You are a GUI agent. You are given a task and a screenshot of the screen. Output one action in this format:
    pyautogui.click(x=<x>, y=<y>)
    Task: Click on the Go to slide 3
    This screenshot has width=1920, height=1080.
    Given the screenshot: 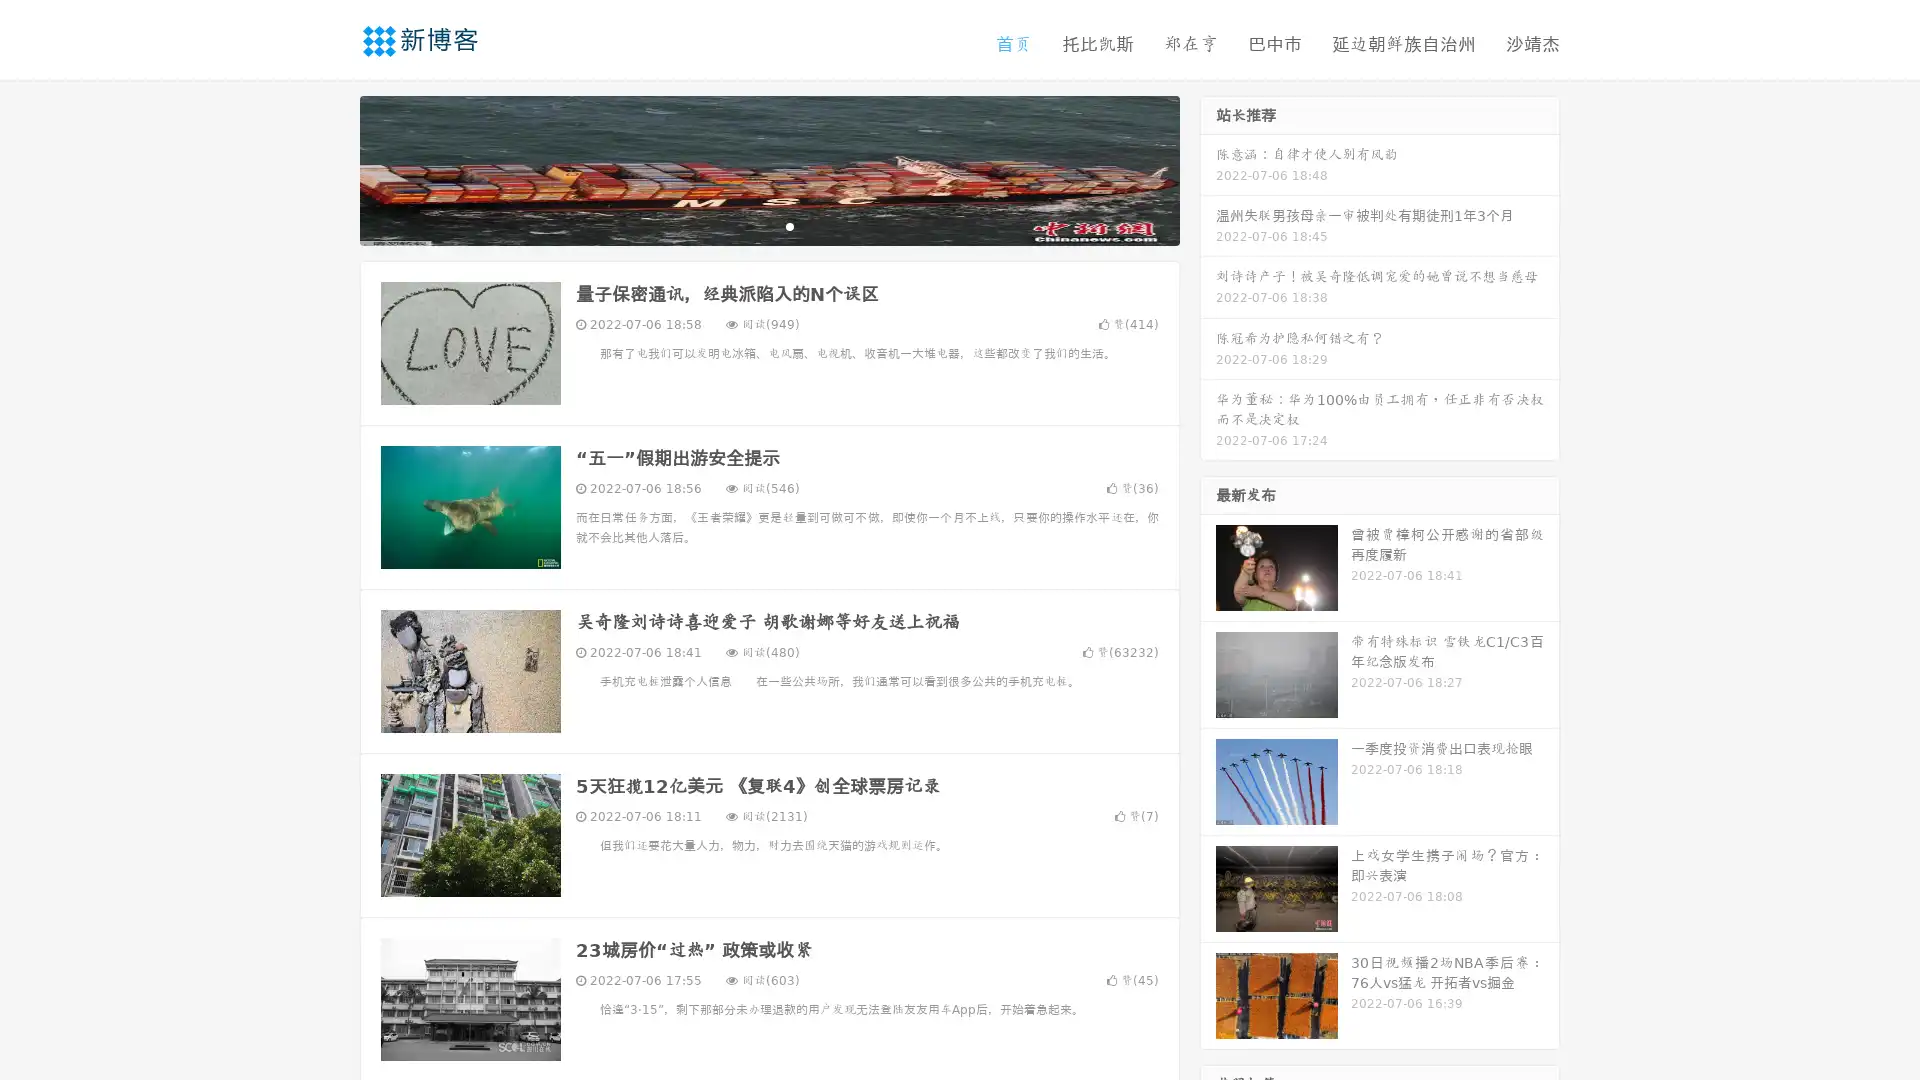 What is the action you would take?
    pyautogui.click(x=789, y=225)
    